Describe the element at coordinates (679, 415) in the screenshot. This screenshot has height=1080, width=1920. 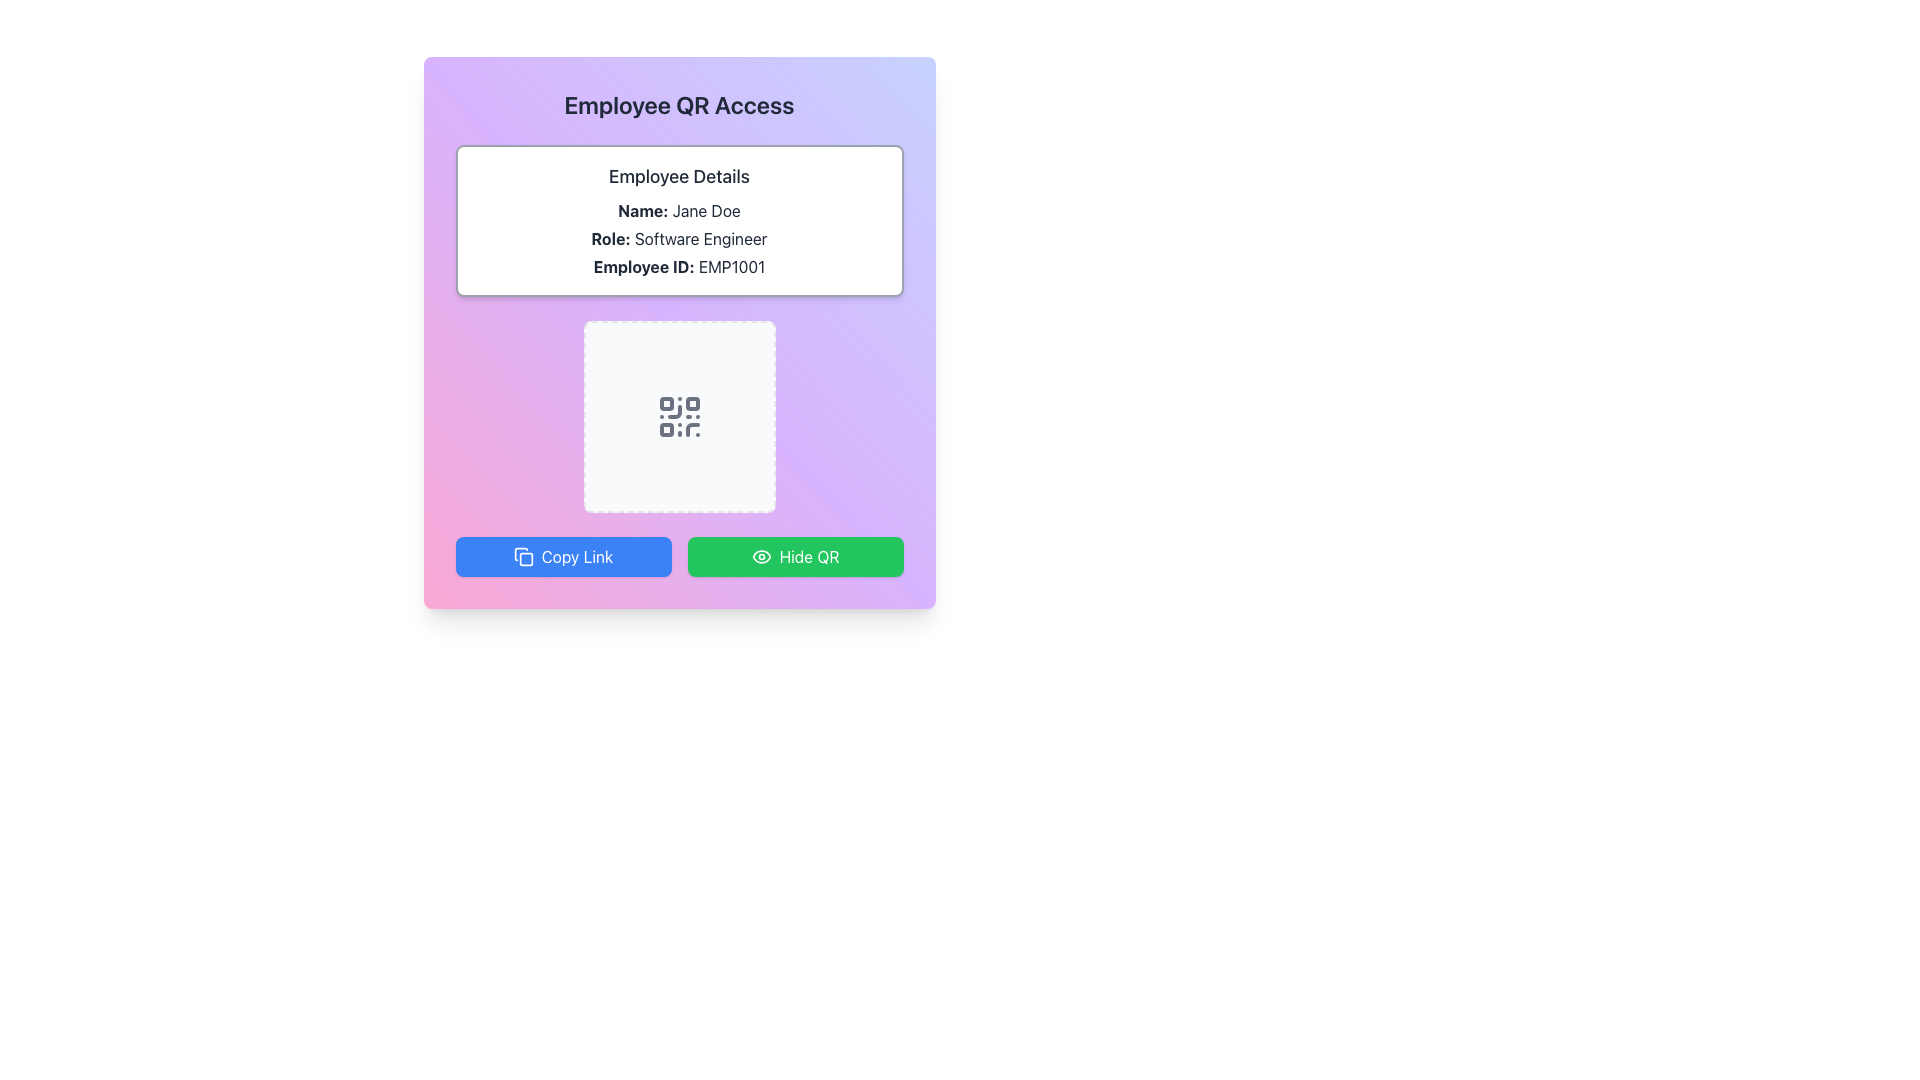
I see `the QR code icon that is centrally positioned within a dashed gray-bordered square box below the 'Employee Details' card` at that location.